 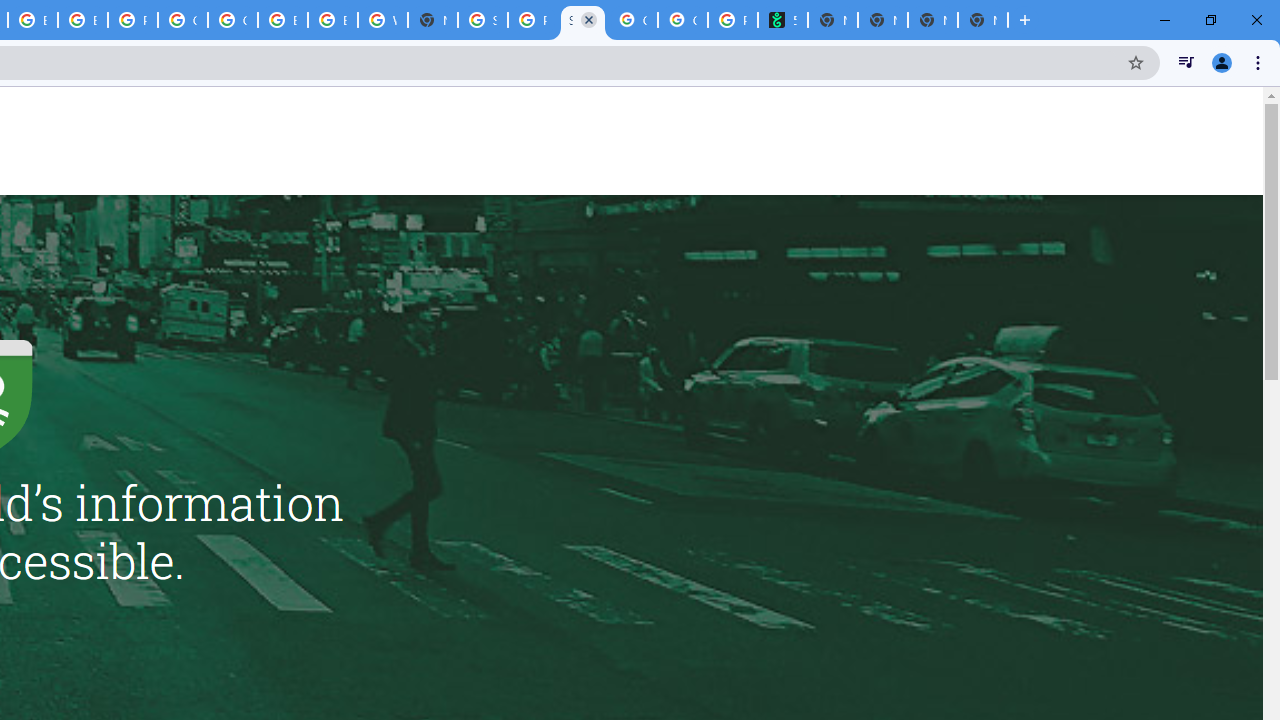 What do you see at coordinates (983, 20) in the screenshot?
I see `'New Tab'` at bounding box center [983, 20].